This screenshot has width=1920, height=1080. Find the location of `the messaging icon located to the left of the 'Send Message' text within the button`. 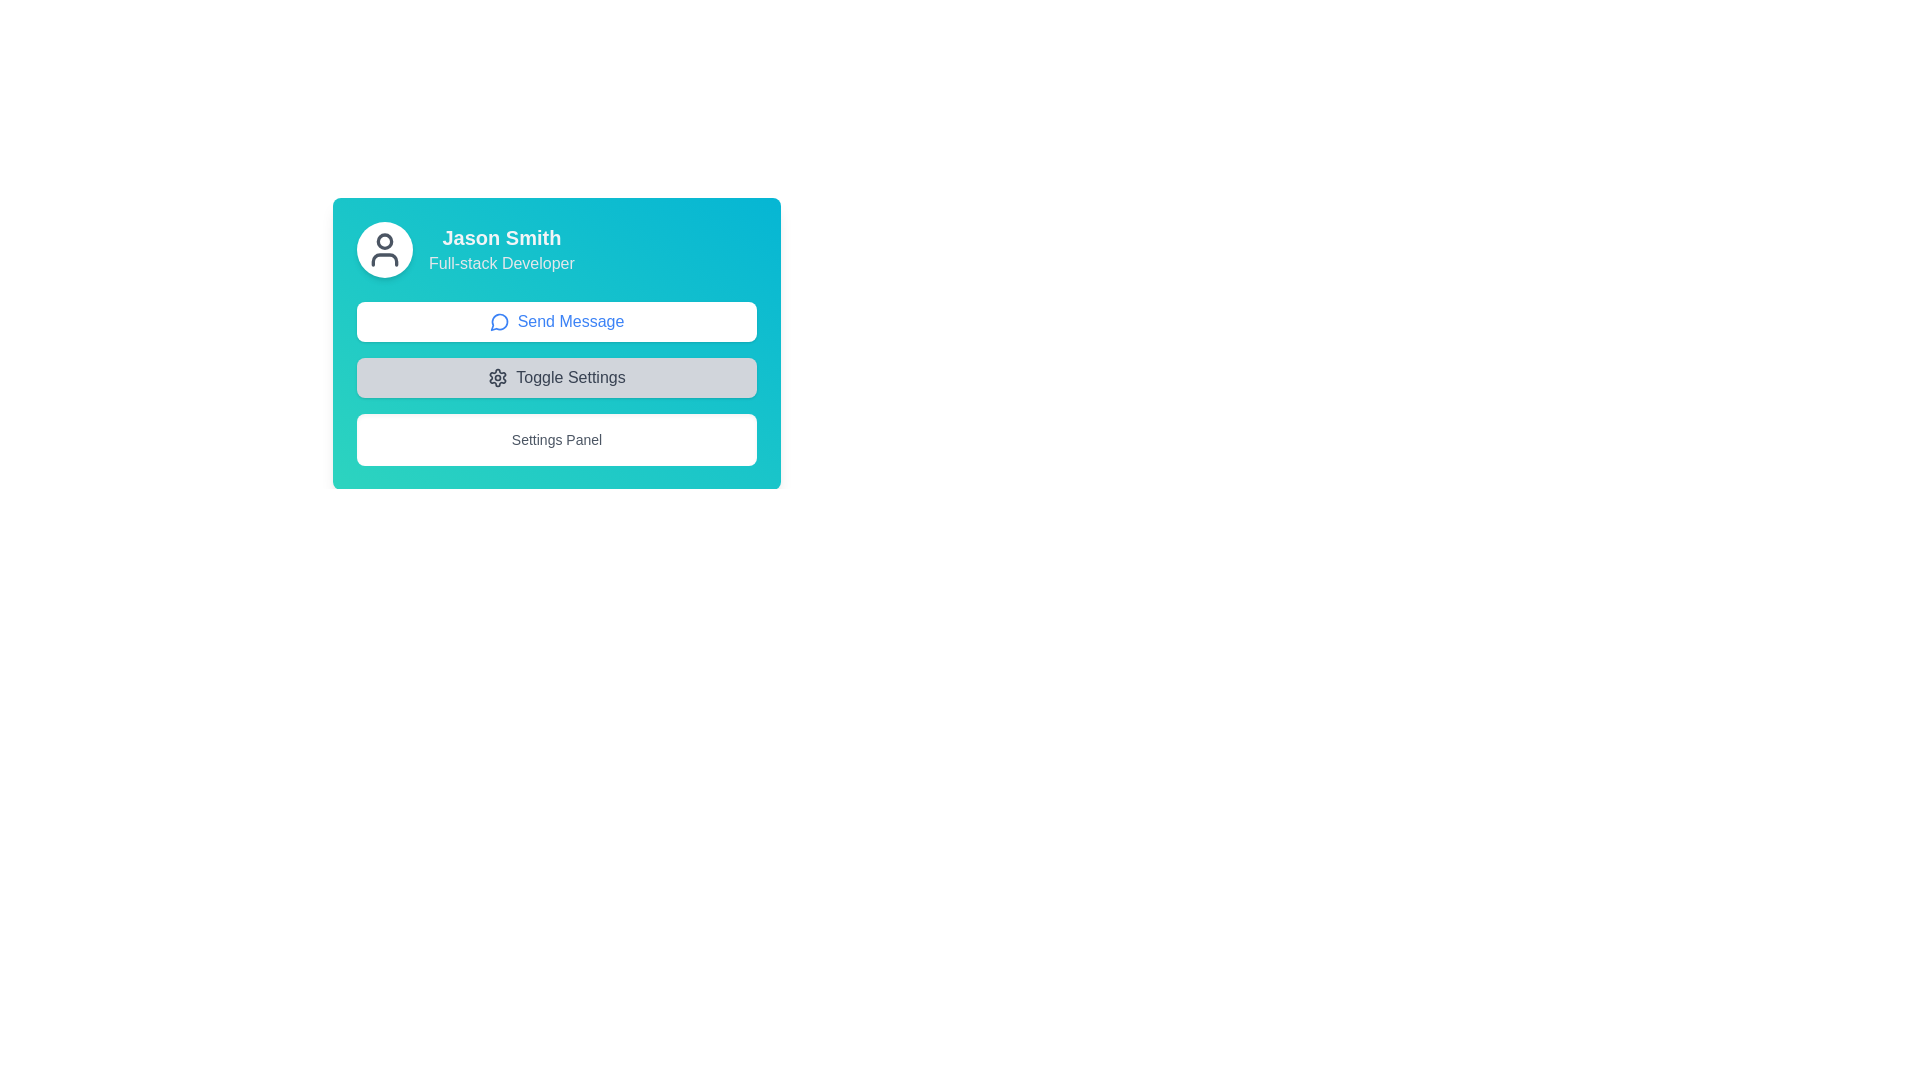

the messaging icon located to the left of the 'Send Message' text within the button is located at coordinates (499, 320).